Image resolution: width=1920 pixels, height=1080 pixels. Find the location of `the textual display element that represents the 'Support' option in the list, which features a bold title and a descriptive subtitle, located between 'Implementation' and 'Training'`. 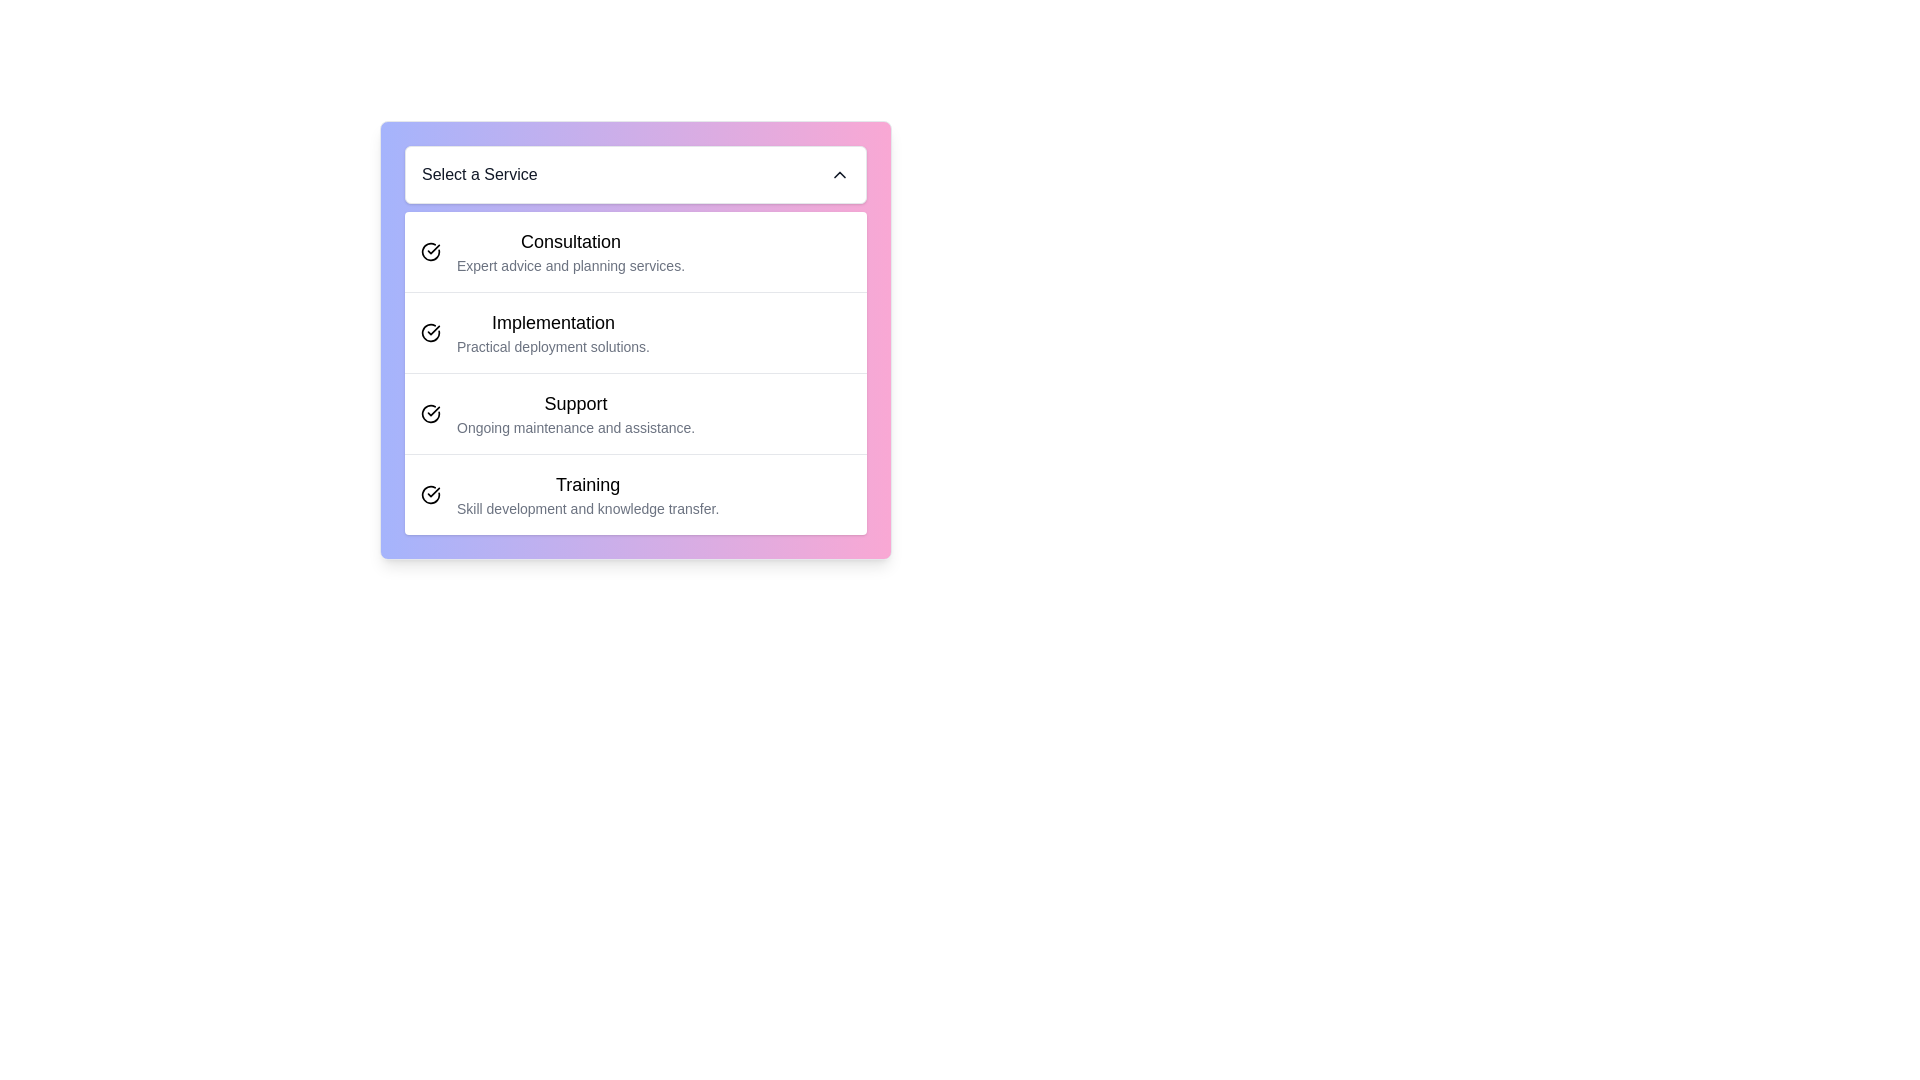

the textual display element that represents the 'Support' option in the list, which features a bold title and a descriptive subtitle, located between 'Implementation' and 'Training' is located at coordinates (575, 412).